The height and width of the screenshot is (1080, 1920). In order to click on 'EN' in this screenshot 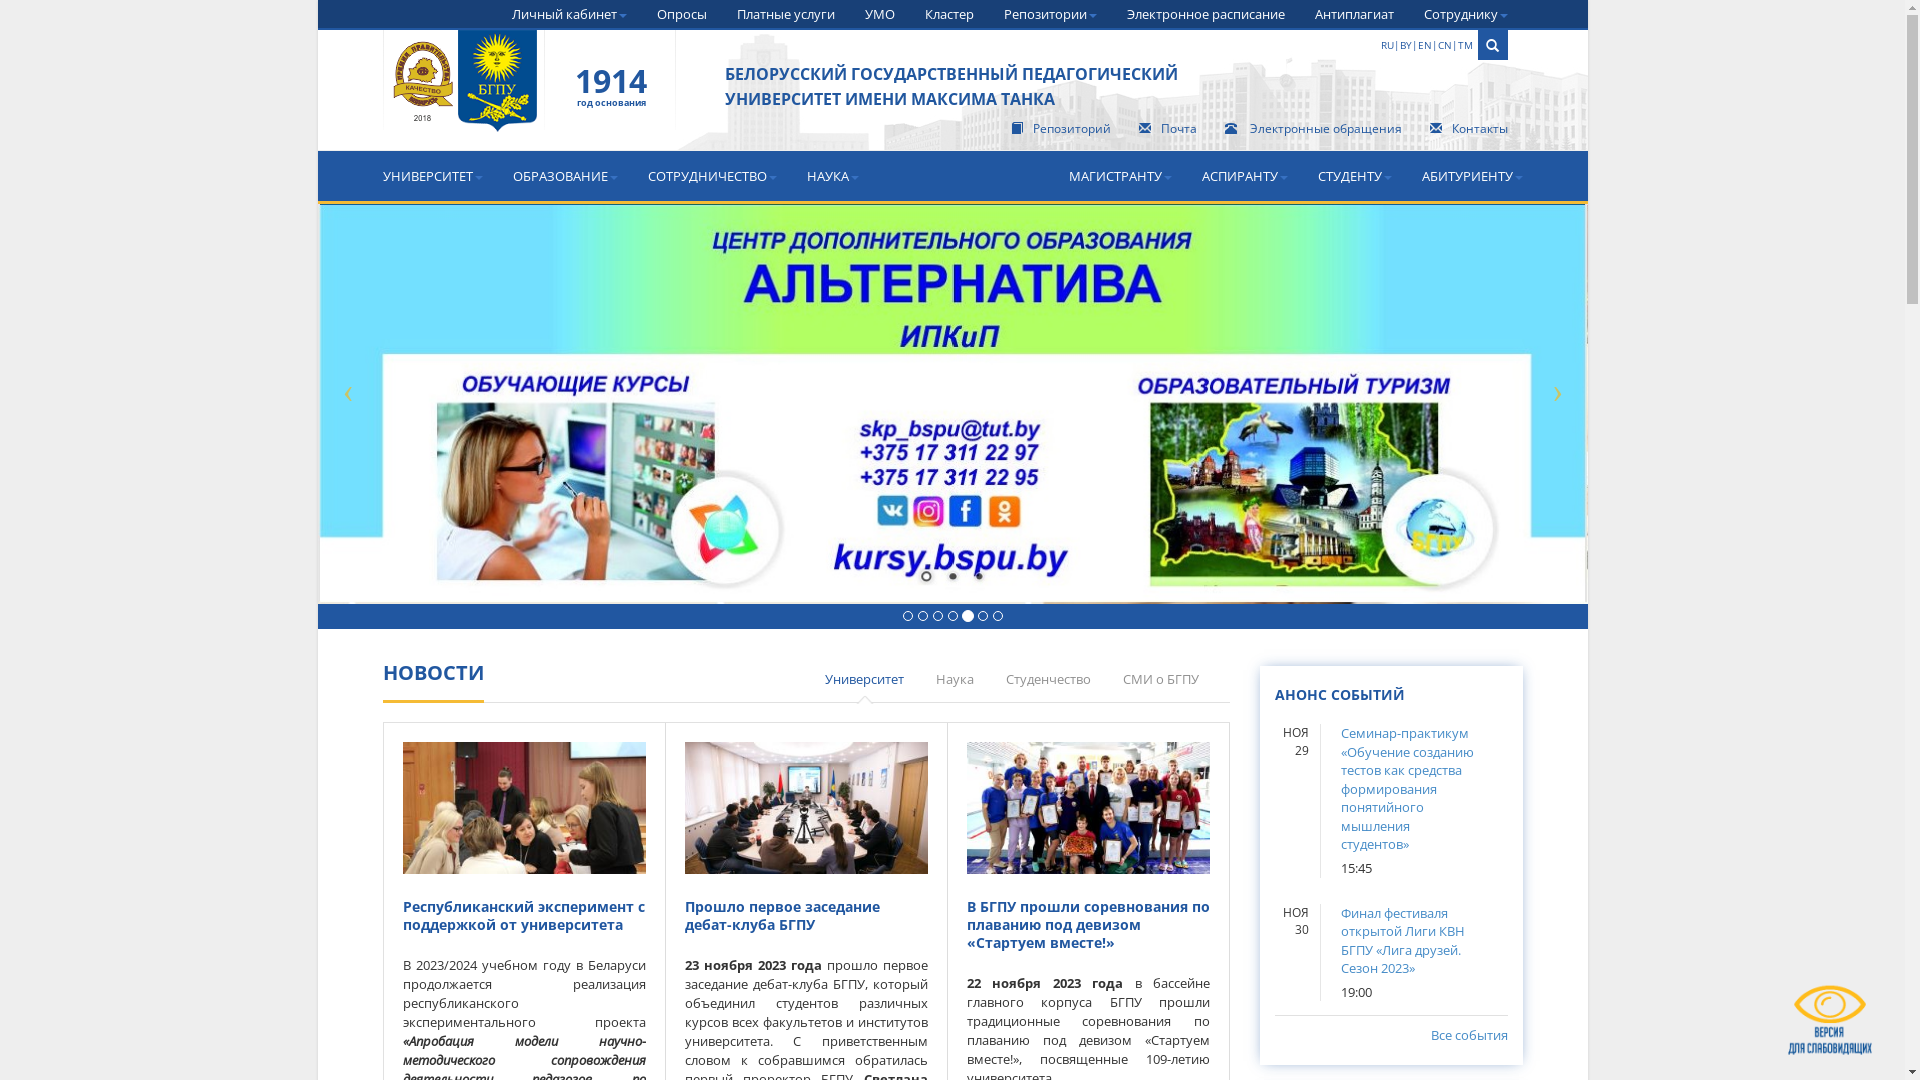, I will do `click(1424, 45)`.